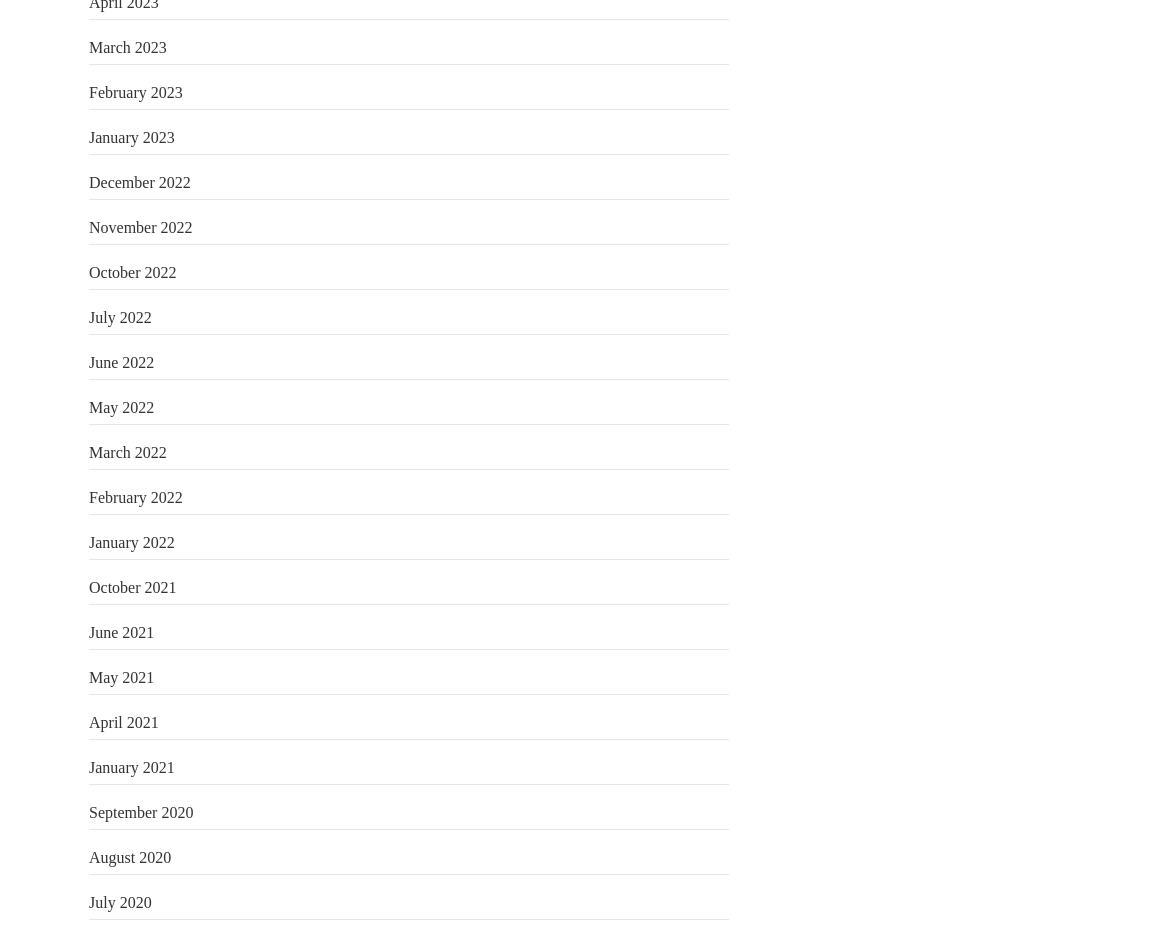 This screenshot has height=933, width=1158. What do you see at coordinates (89, 181) in the screenshot?
I see `'December 2022'` at bounding box center [89, 181].